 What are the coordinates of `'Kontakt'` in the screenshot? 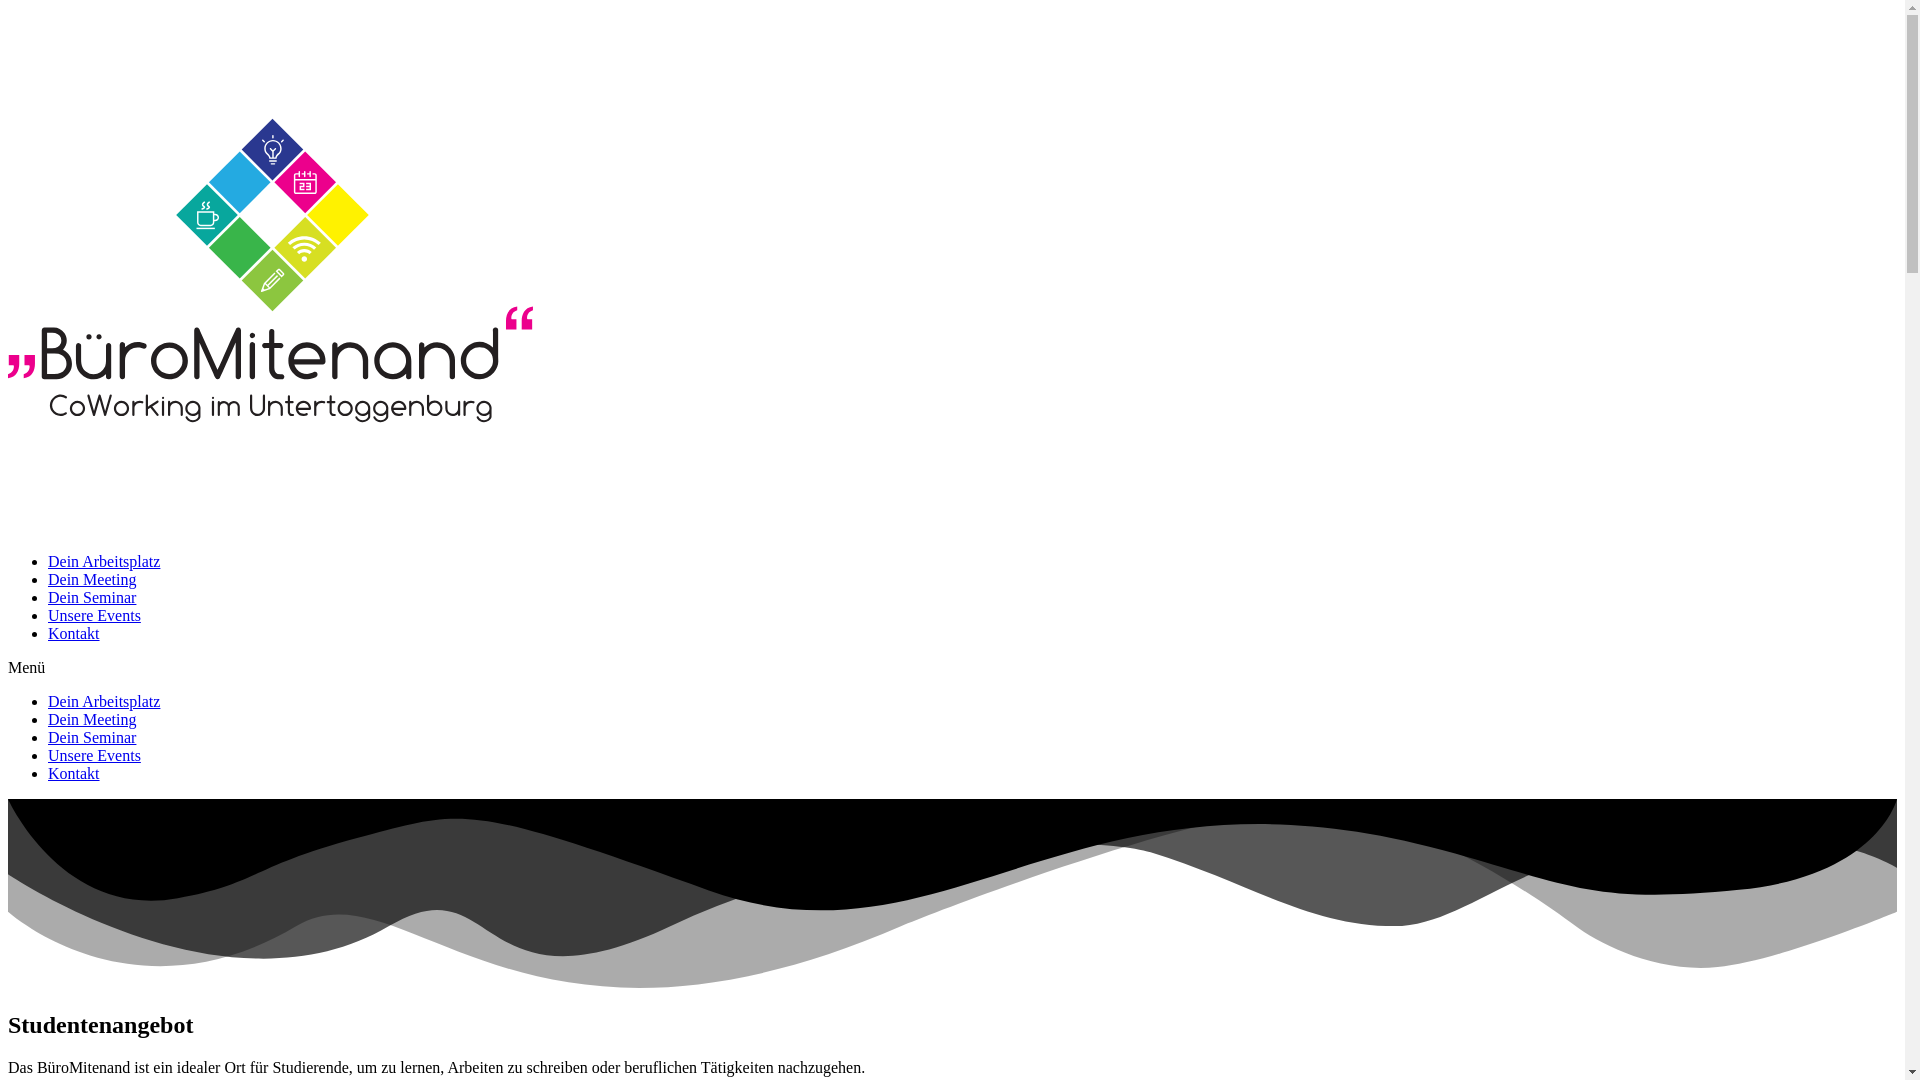 It's located at (73, 772).